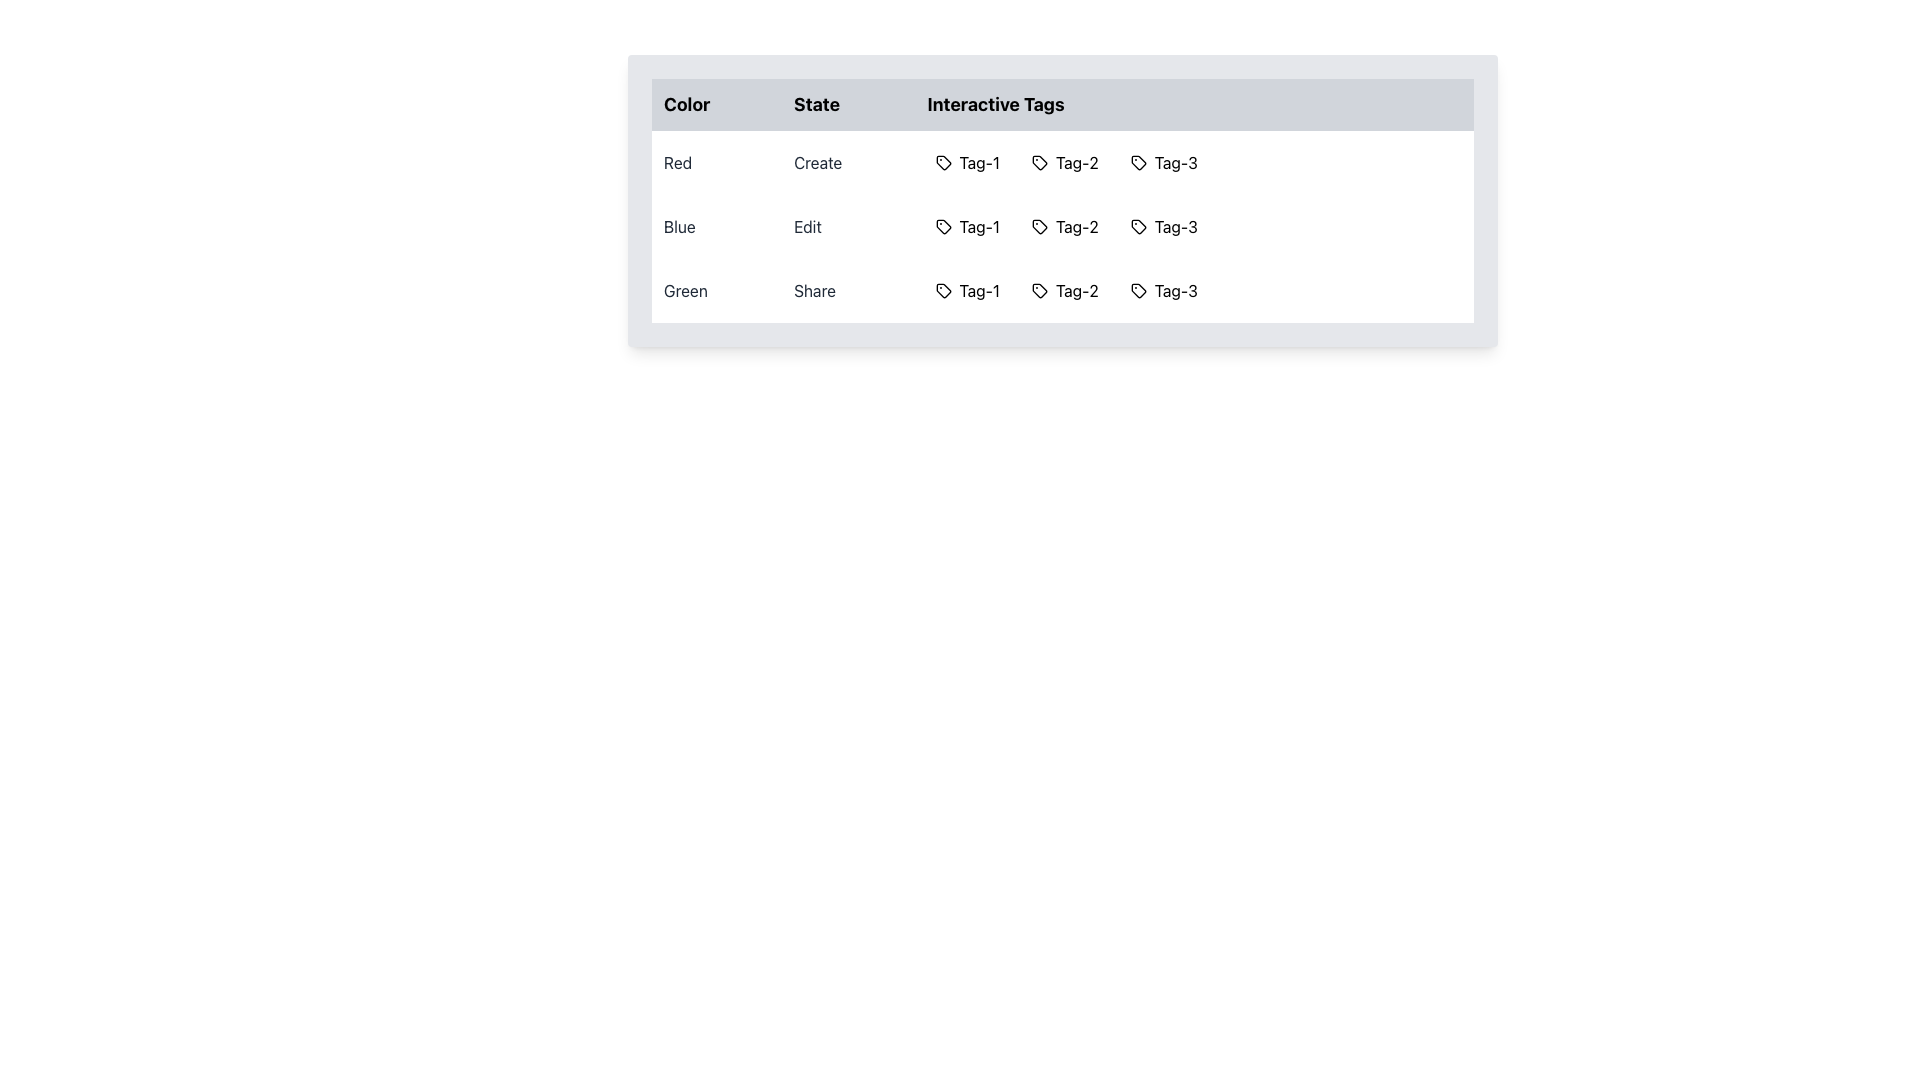 The height and width of the screenshot is (1080, 1920). Describe the element at coordinates (1138, 226) in the screenshot. I see `the vector icon resembling a tag in the 'Interactive Tags' column of the 'Edit' row, which is the third tag in this row` at that location.